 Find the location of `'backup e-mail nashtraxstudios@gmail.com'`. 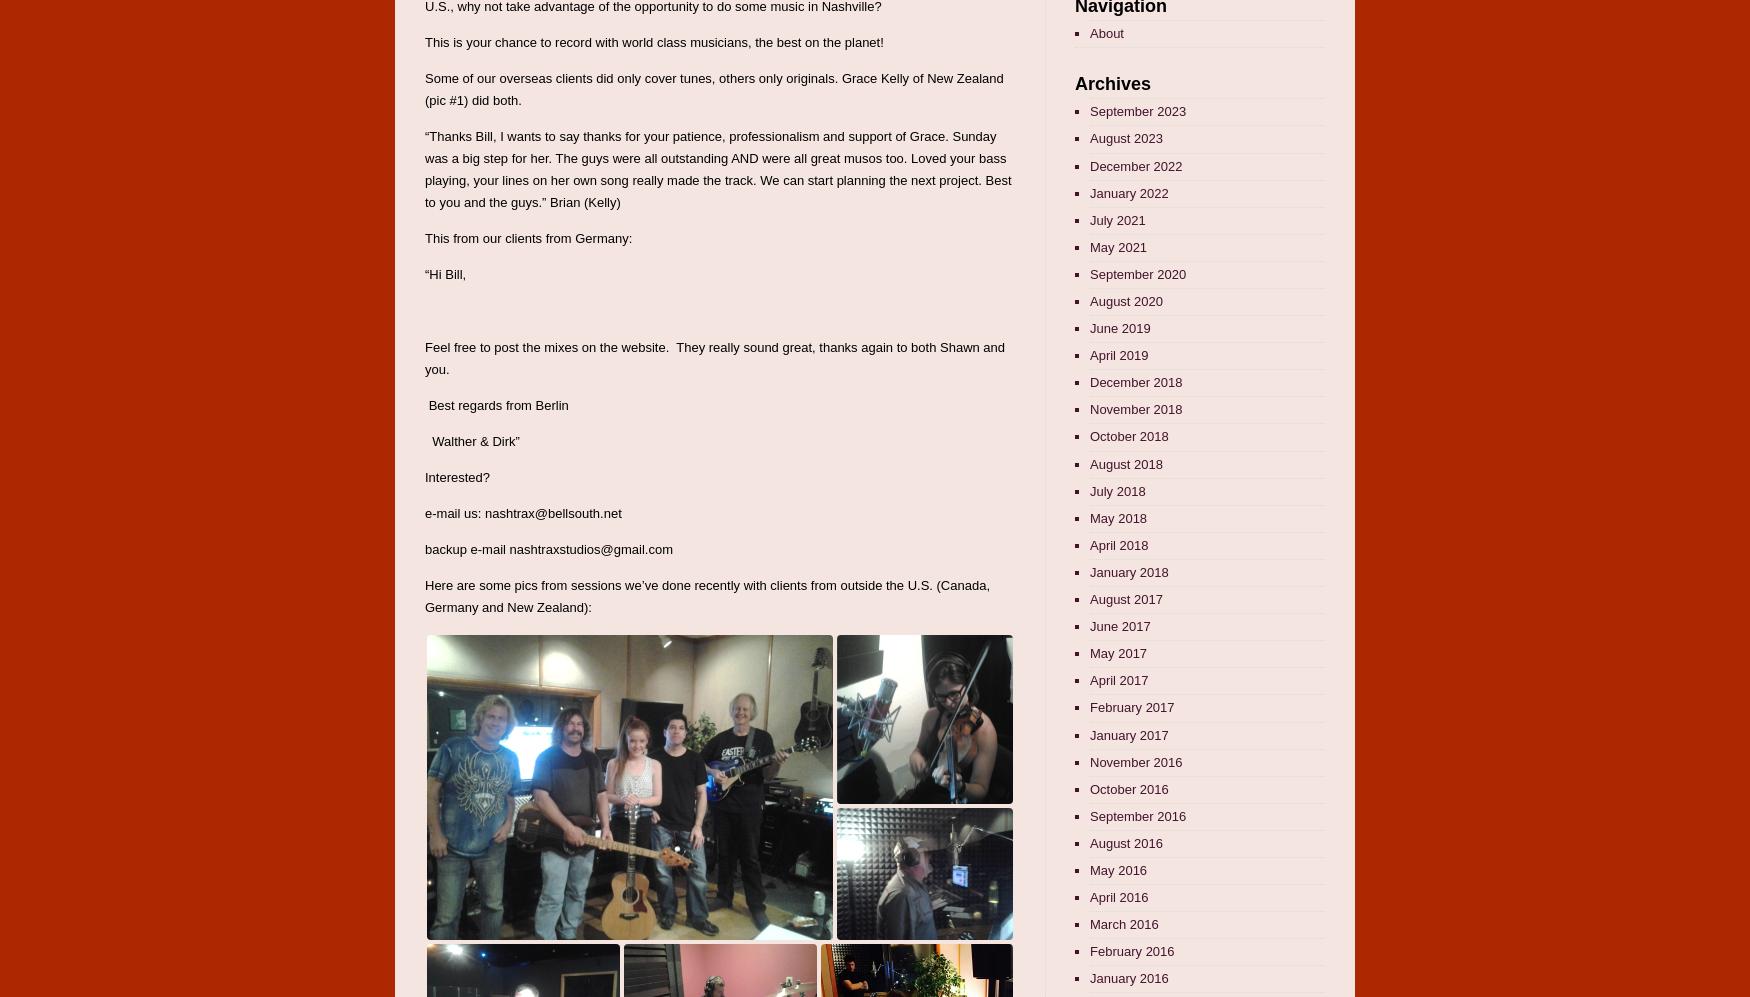

'backup e-mail nashtraxstudios@gmail.com' is located at coordinates (424, 549).